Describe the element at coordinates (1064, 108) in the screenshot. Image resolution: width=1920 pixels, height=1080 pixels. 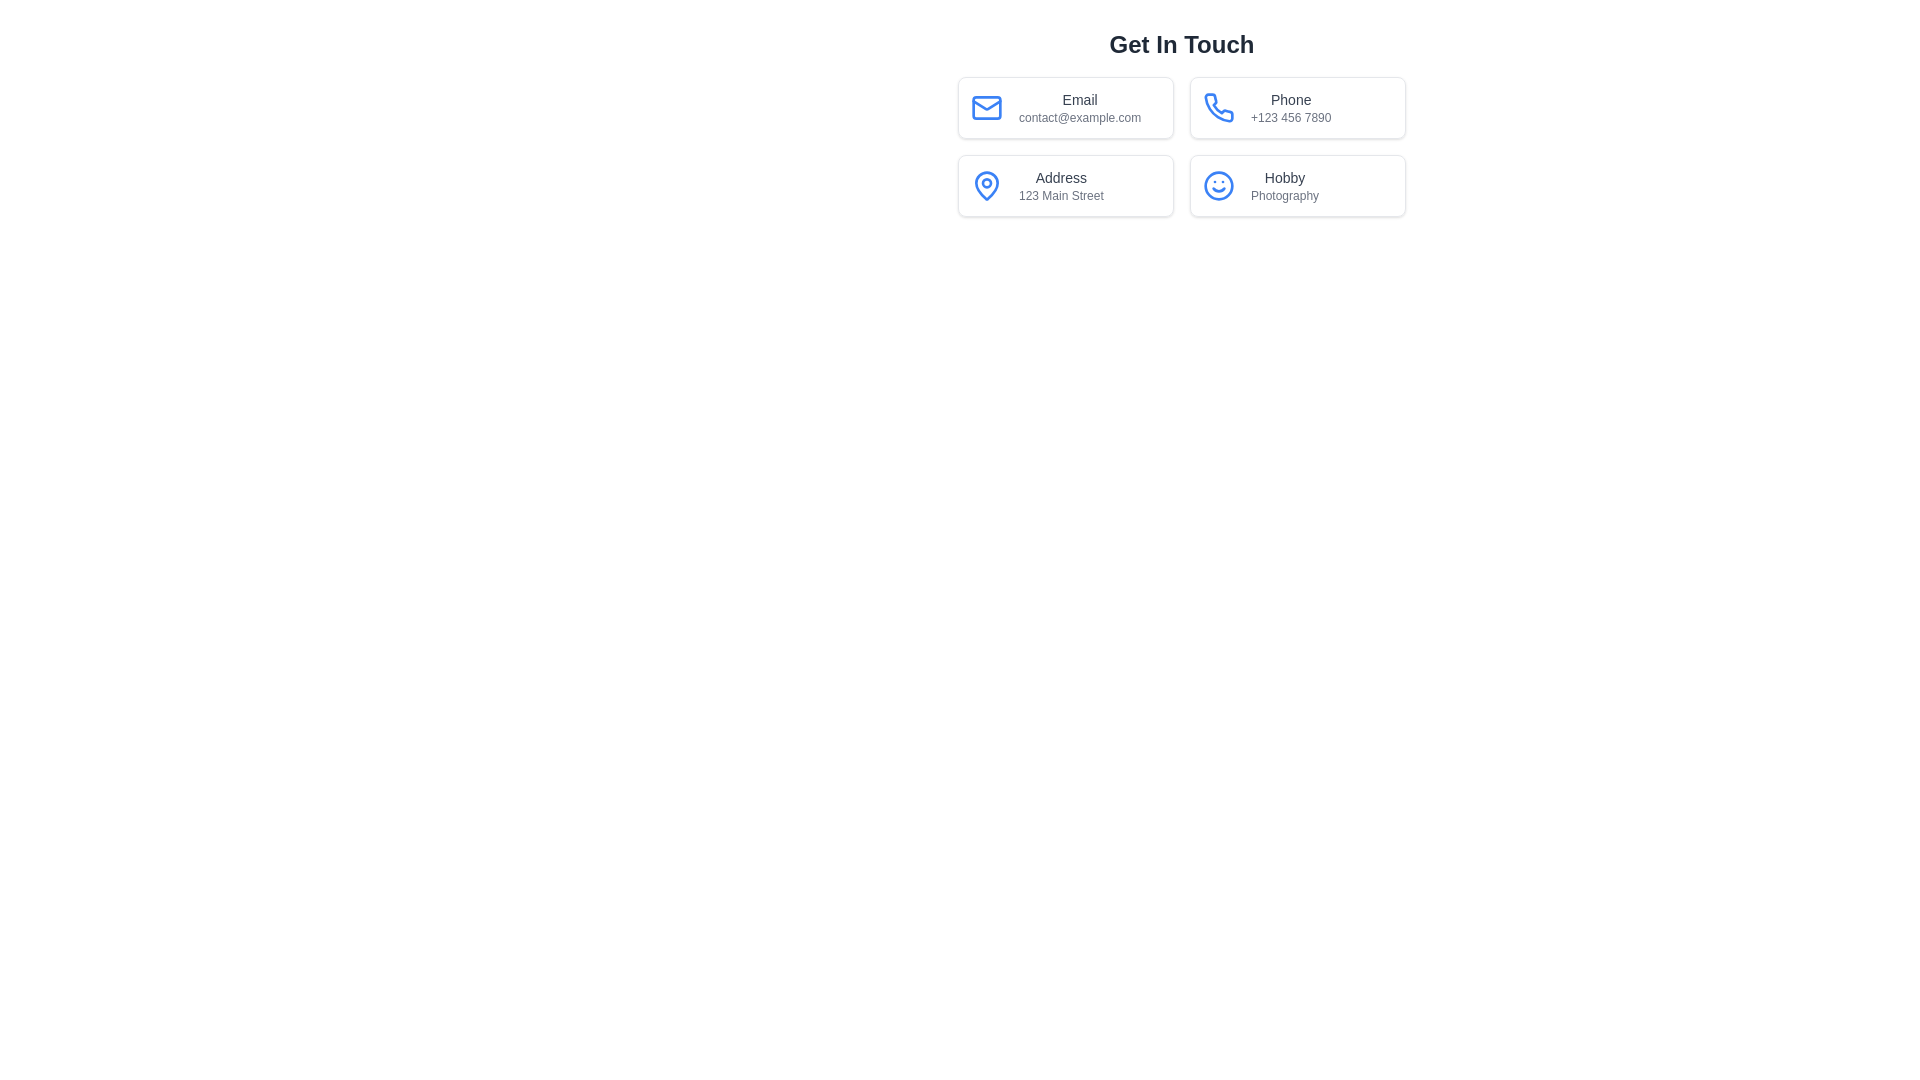
I see `the 'Email' contact information card located at the top-left of the grid layout` at that location.